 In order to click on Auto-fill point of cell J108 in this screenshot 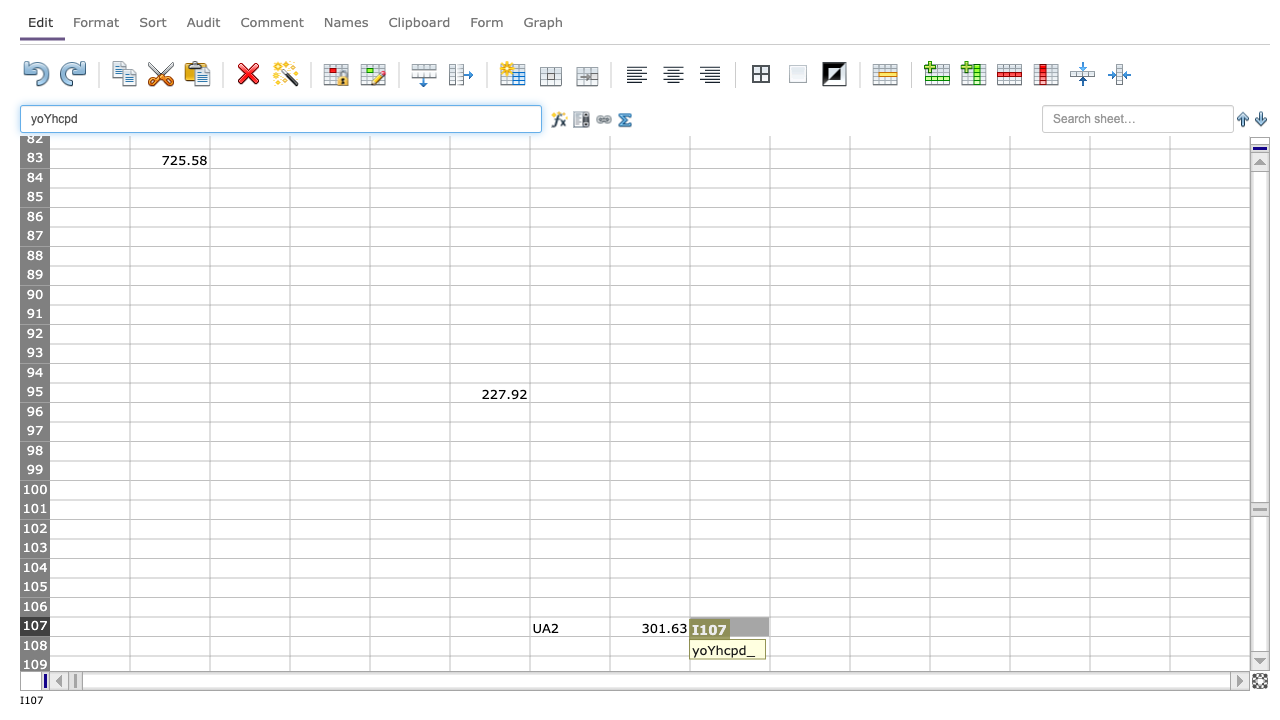, I will do `click(850, 655)`.